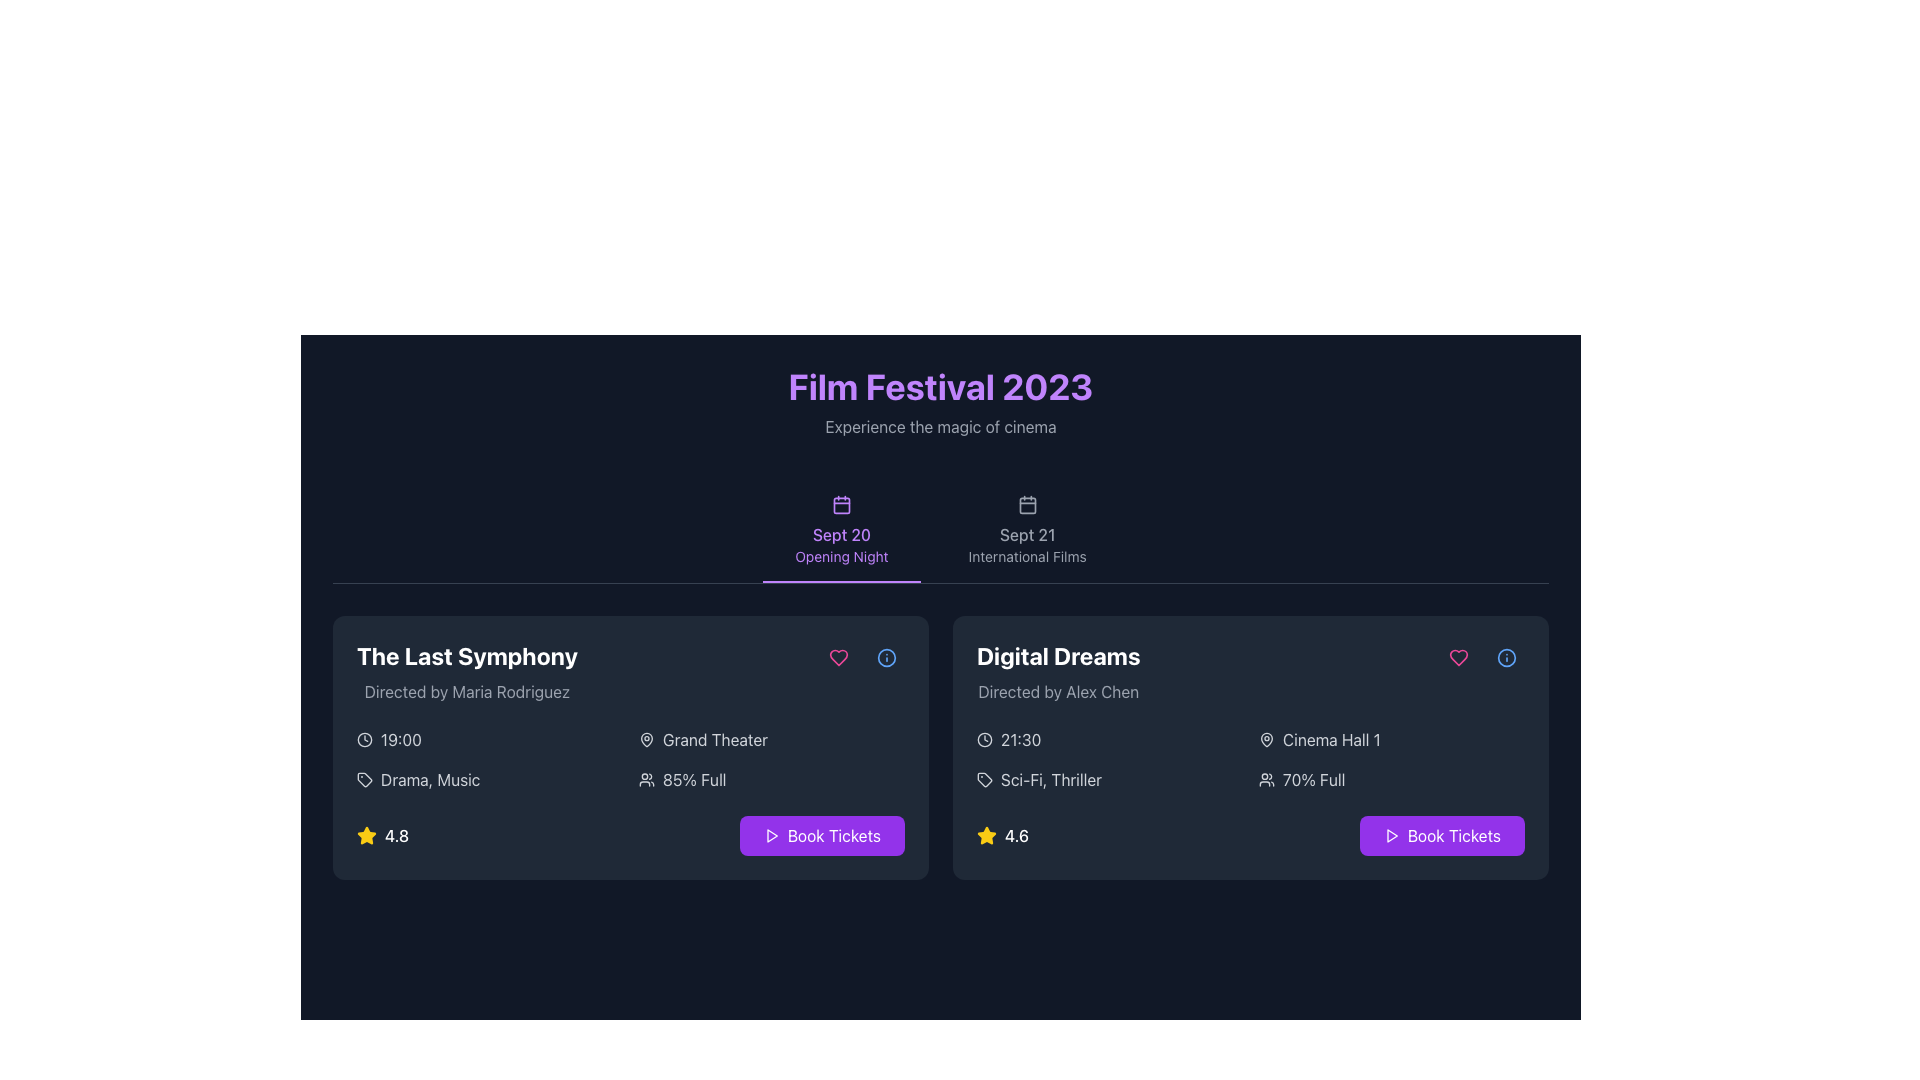 This screenshot has width=1920, height=1080. What do you see at coordinates (863, 658) in the screenshot?
I see `the group of interactive buttons or icons located in the top-right corner of 'The Last Symphony' card, which provides quick functionalities such as marking as favorite or accessing additional information` at bounding box center [863, 658].